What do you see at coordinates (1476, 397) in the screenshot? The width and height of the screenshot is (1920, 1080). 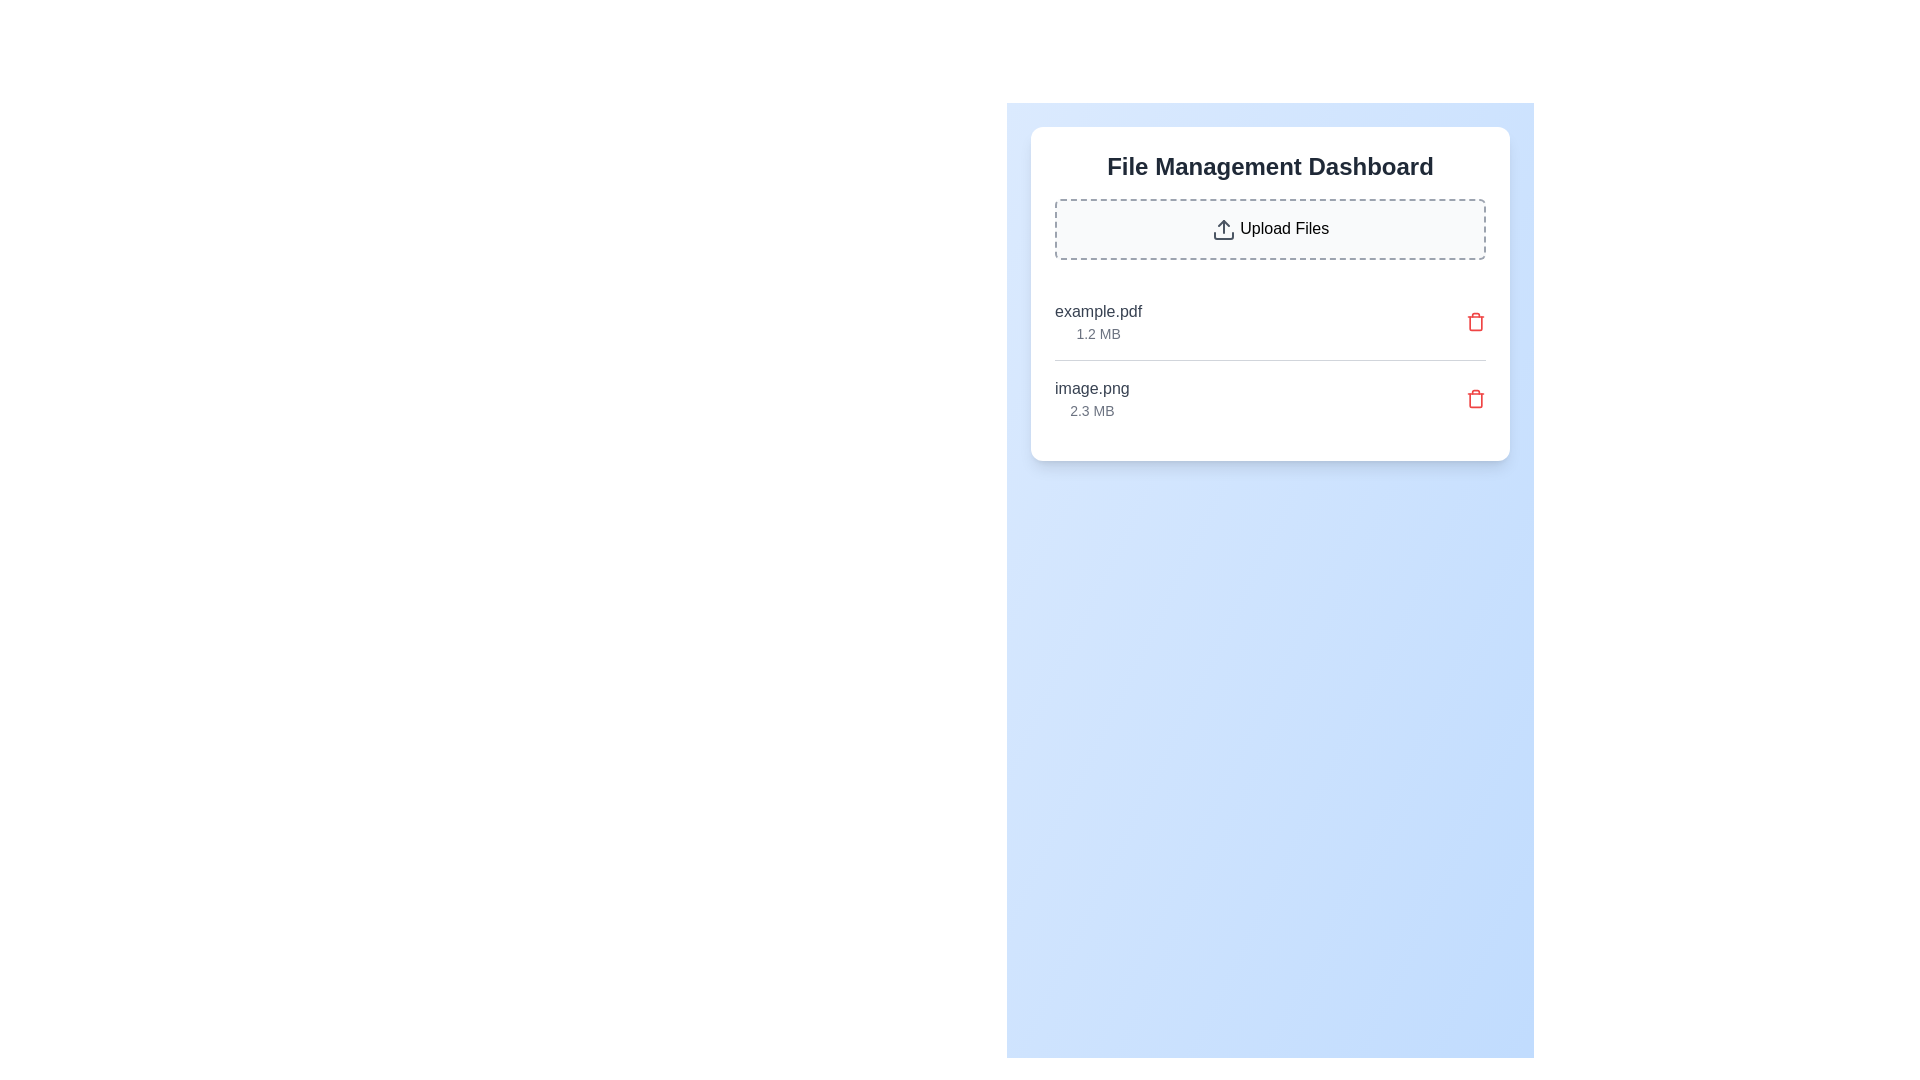 I see `the red trash can icon delete button located on the right side of the list item displaying 'image.png 2.3 MB'` at bounding box center [1476, 397].